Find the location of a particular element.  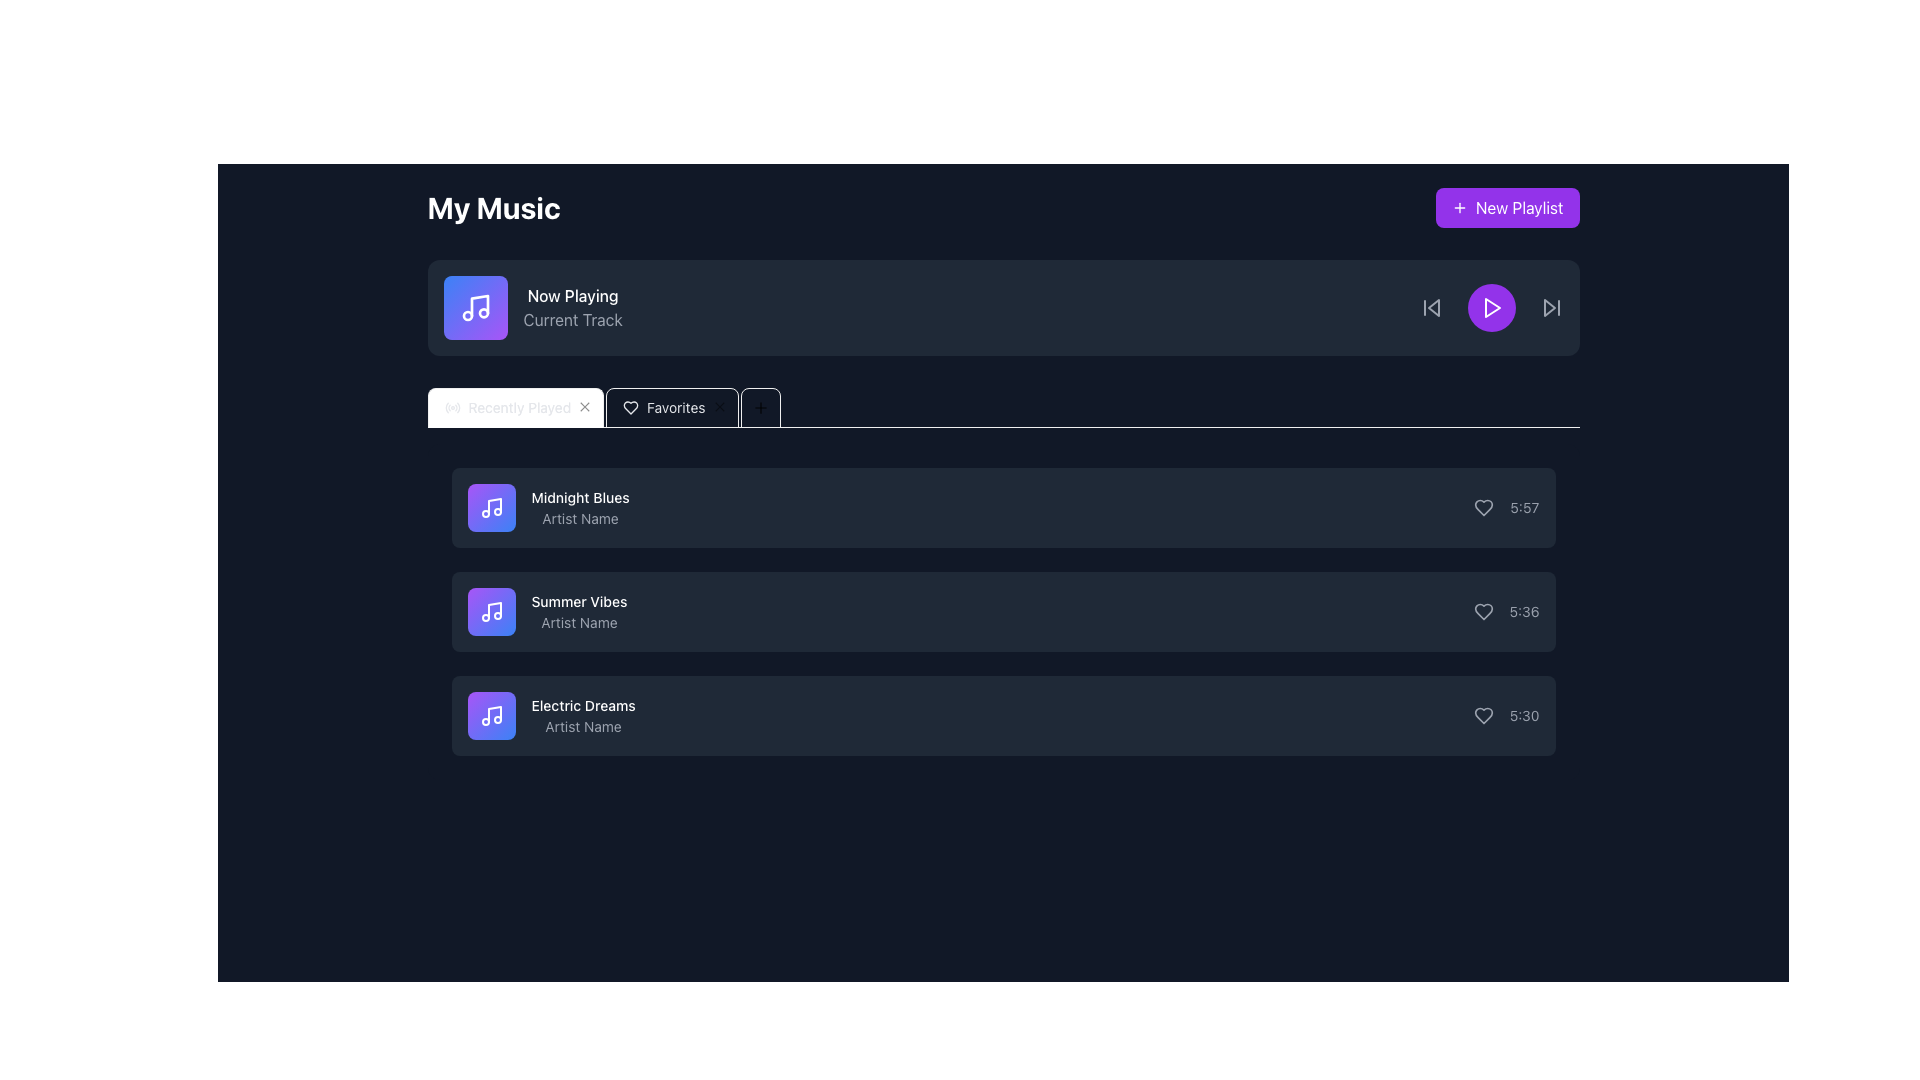

the forward-skip icon button is located at coordinates (1550, 308).